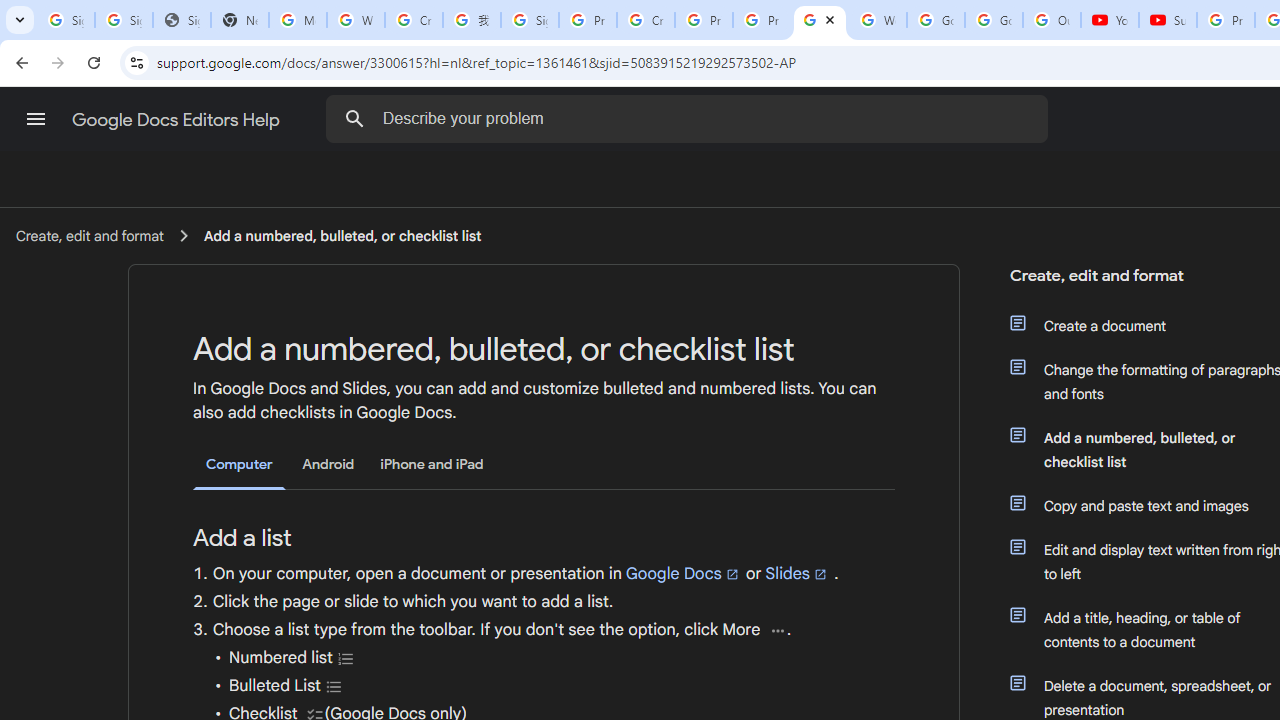 This screenshot has width=1280, height=720. Describe the element at coordinates (431, 464) in the screenshot. I see `'iPhone and iPad'` at that location.